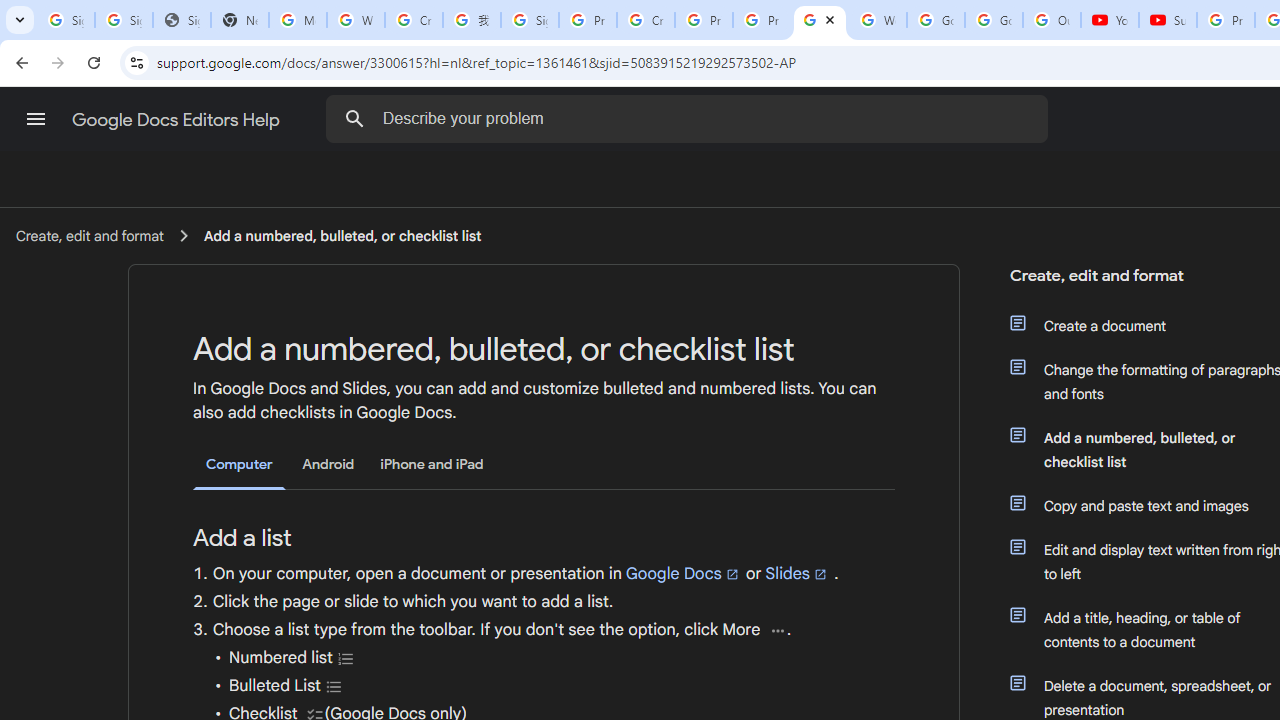 This screenshot has width=1280, height=720. Describe the element at coordinates (431, 464) in the screenshot. I see `'iPhone and iPad'` at that location.